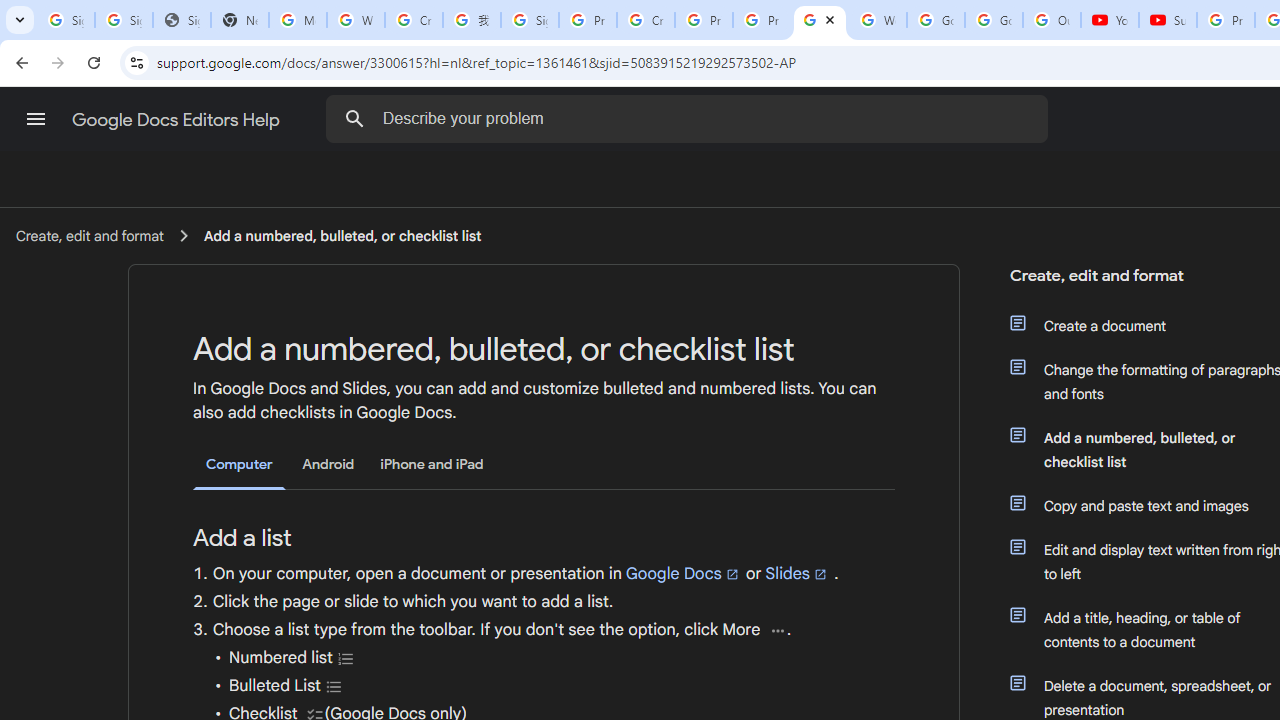 This screenshot has width=1280, height=720. Describe the element at coordinates (431, 464) in the screenshot. I see `'iPhone and iPad'` at that location.